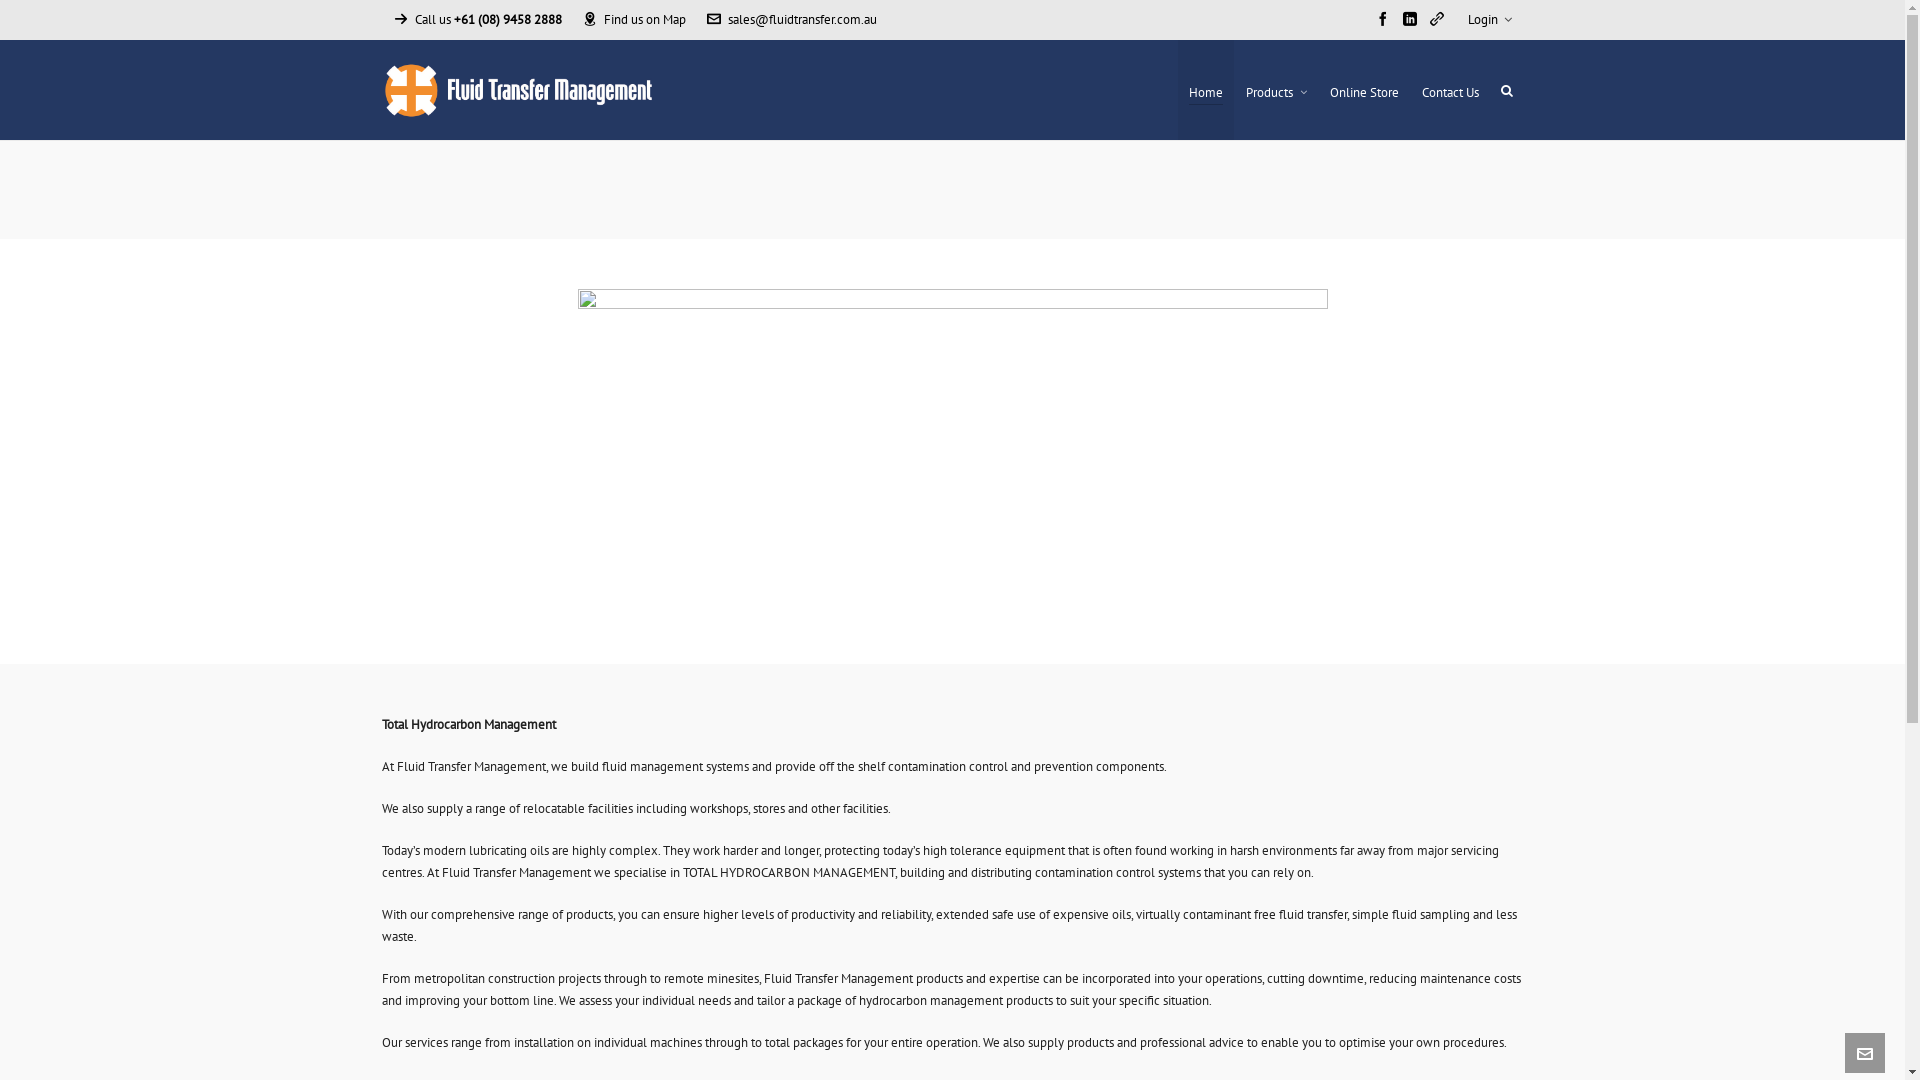 Image resolution: width=1920 pixels, height=1080 pixels. Describe the element at coordinates (790, 19) in the screenshot. I see `'sales@fluidtransfer.com.au'` at that location.